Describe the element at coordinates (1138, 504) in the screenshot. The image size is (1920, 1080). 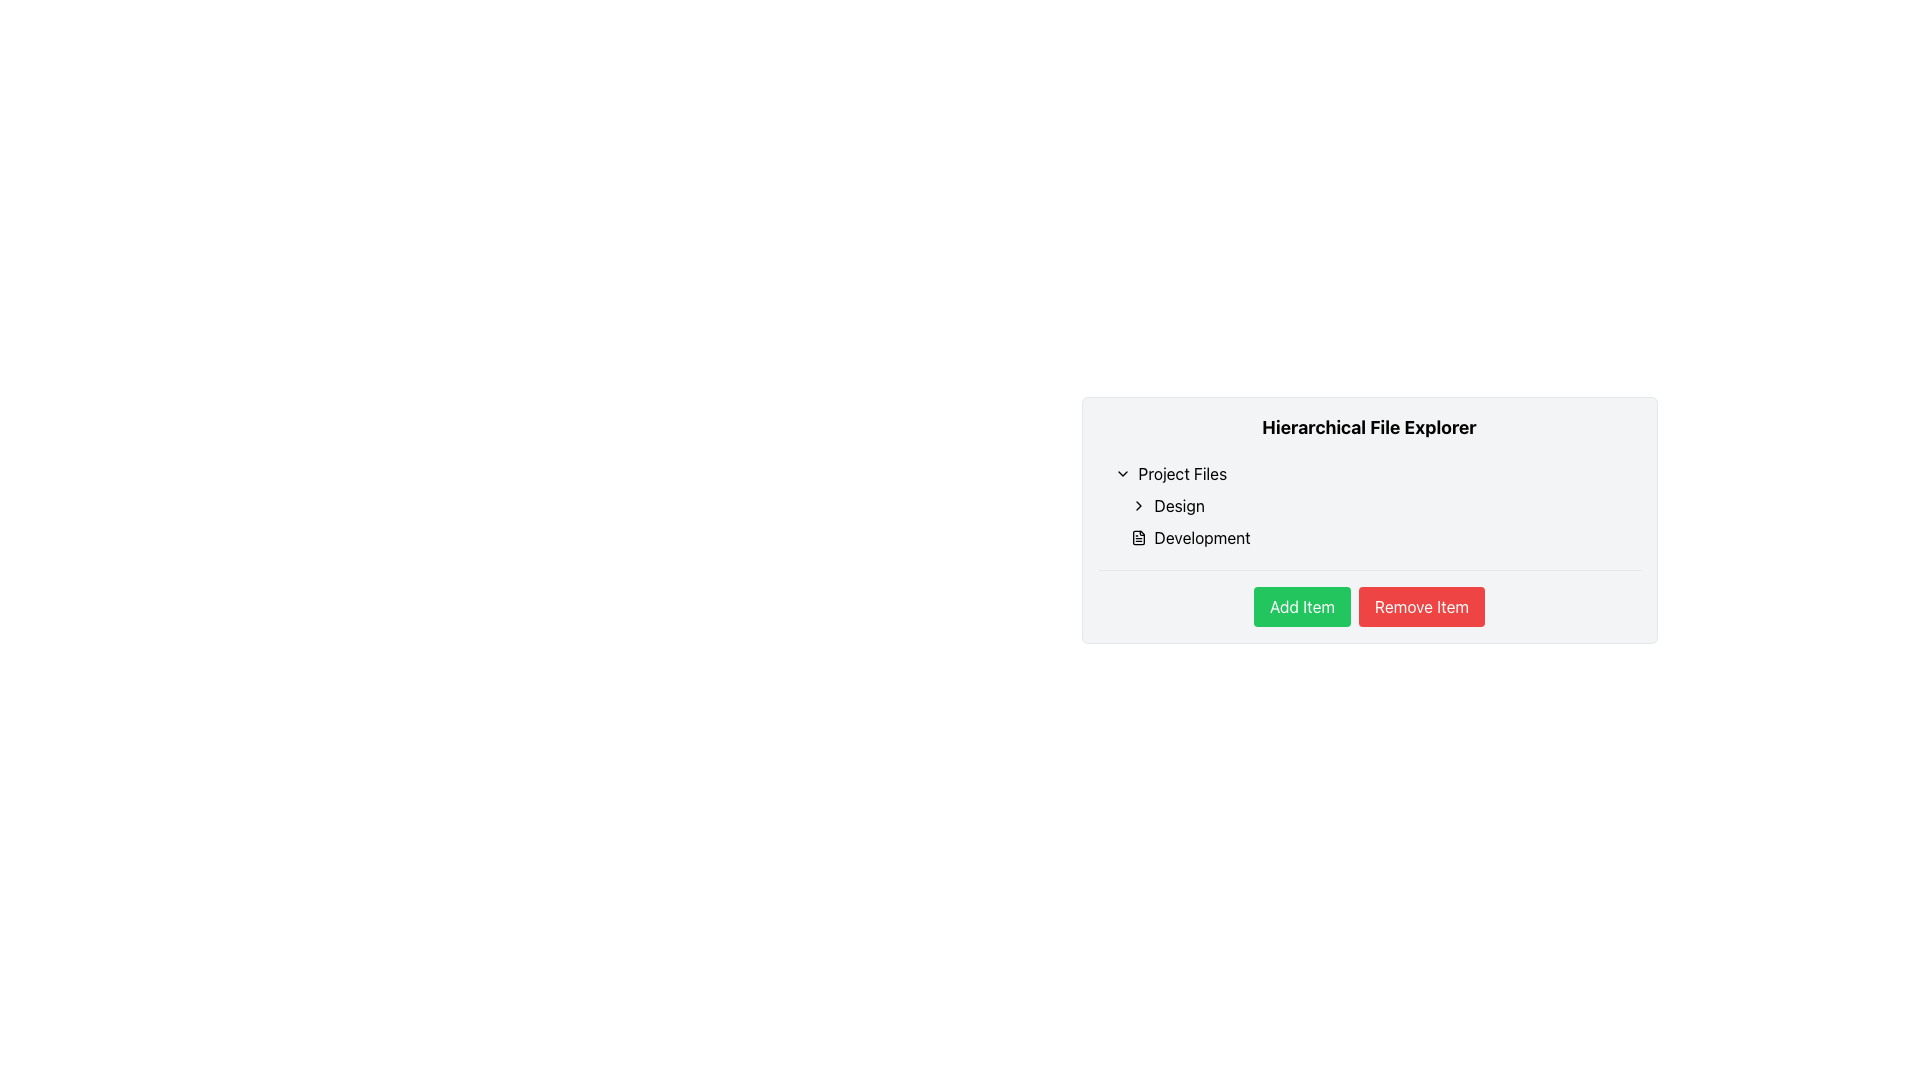
I see `the chevron icon that indicates the expansion or collapse of the 'Design' node in the hierarchical file structure` at that location.